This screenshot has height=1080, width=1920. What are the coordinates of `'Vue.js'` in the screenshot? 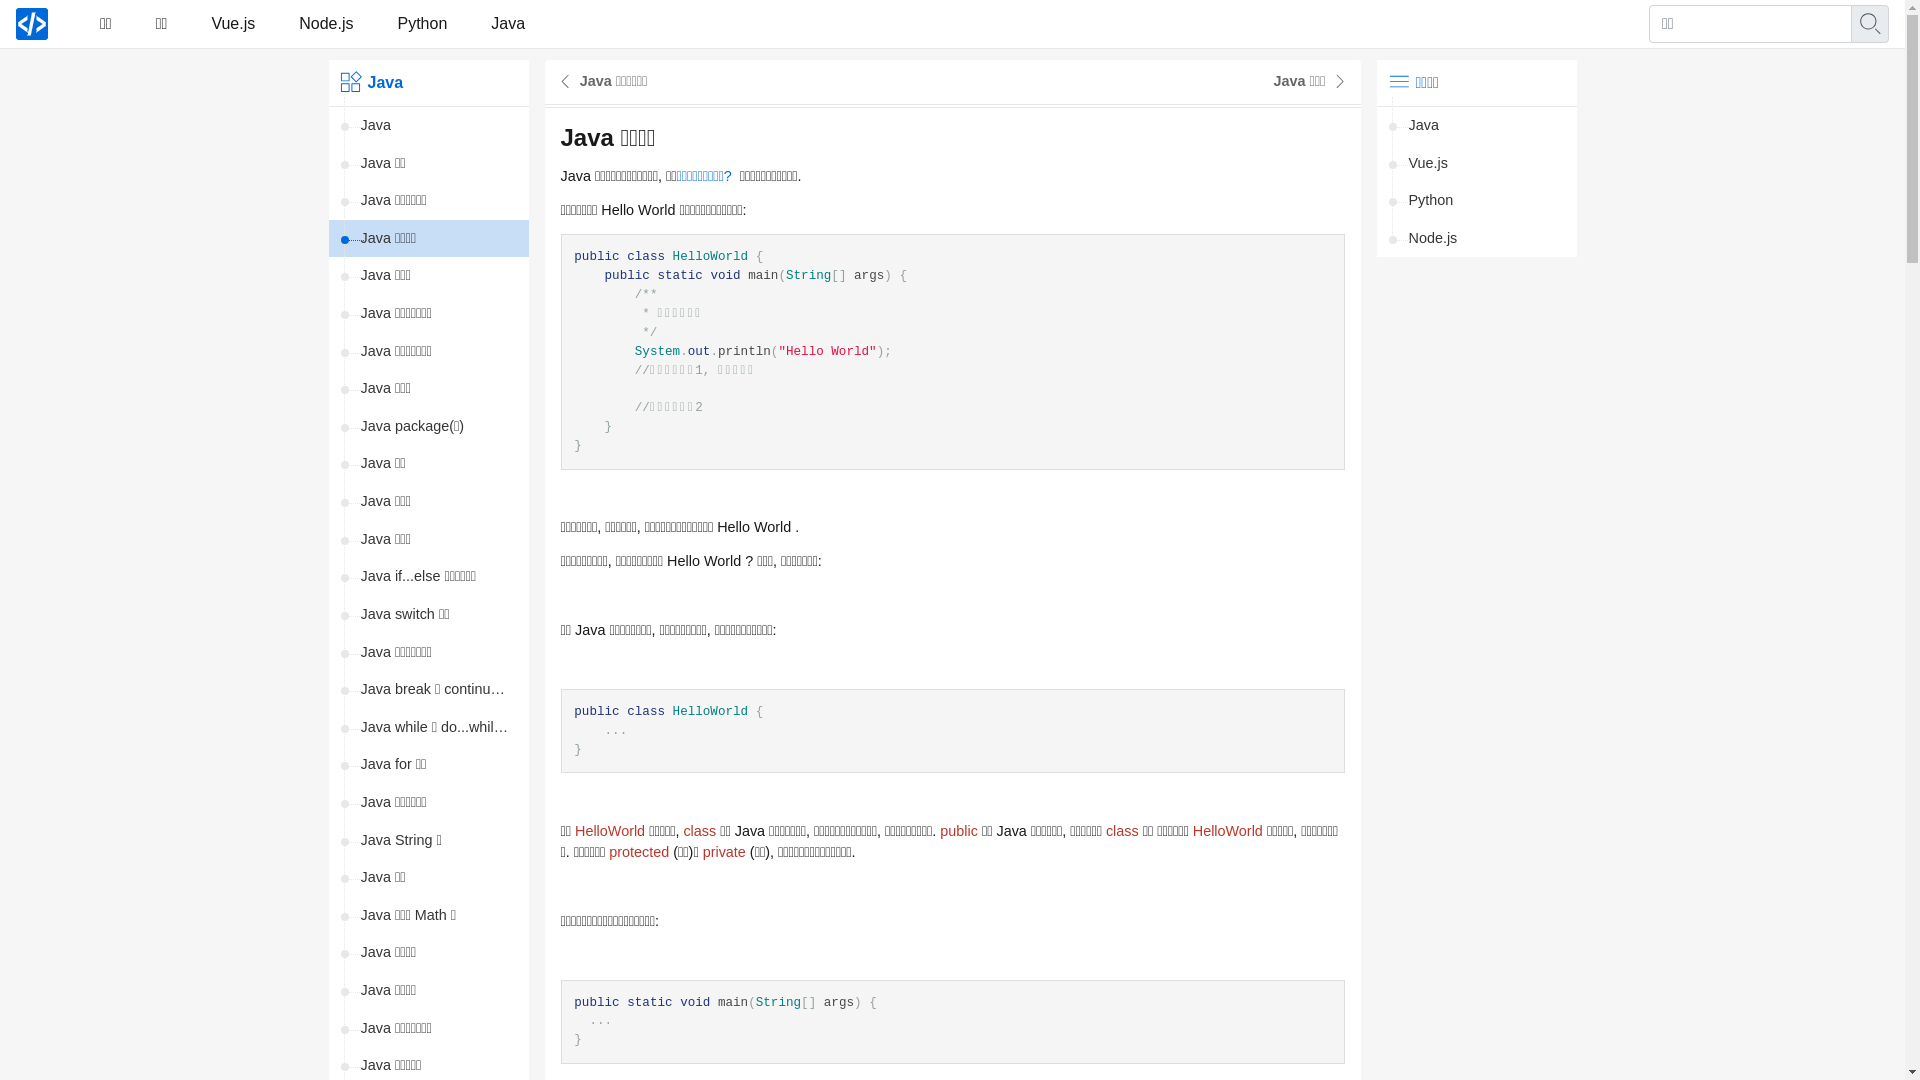 It's located at (1476, 163).